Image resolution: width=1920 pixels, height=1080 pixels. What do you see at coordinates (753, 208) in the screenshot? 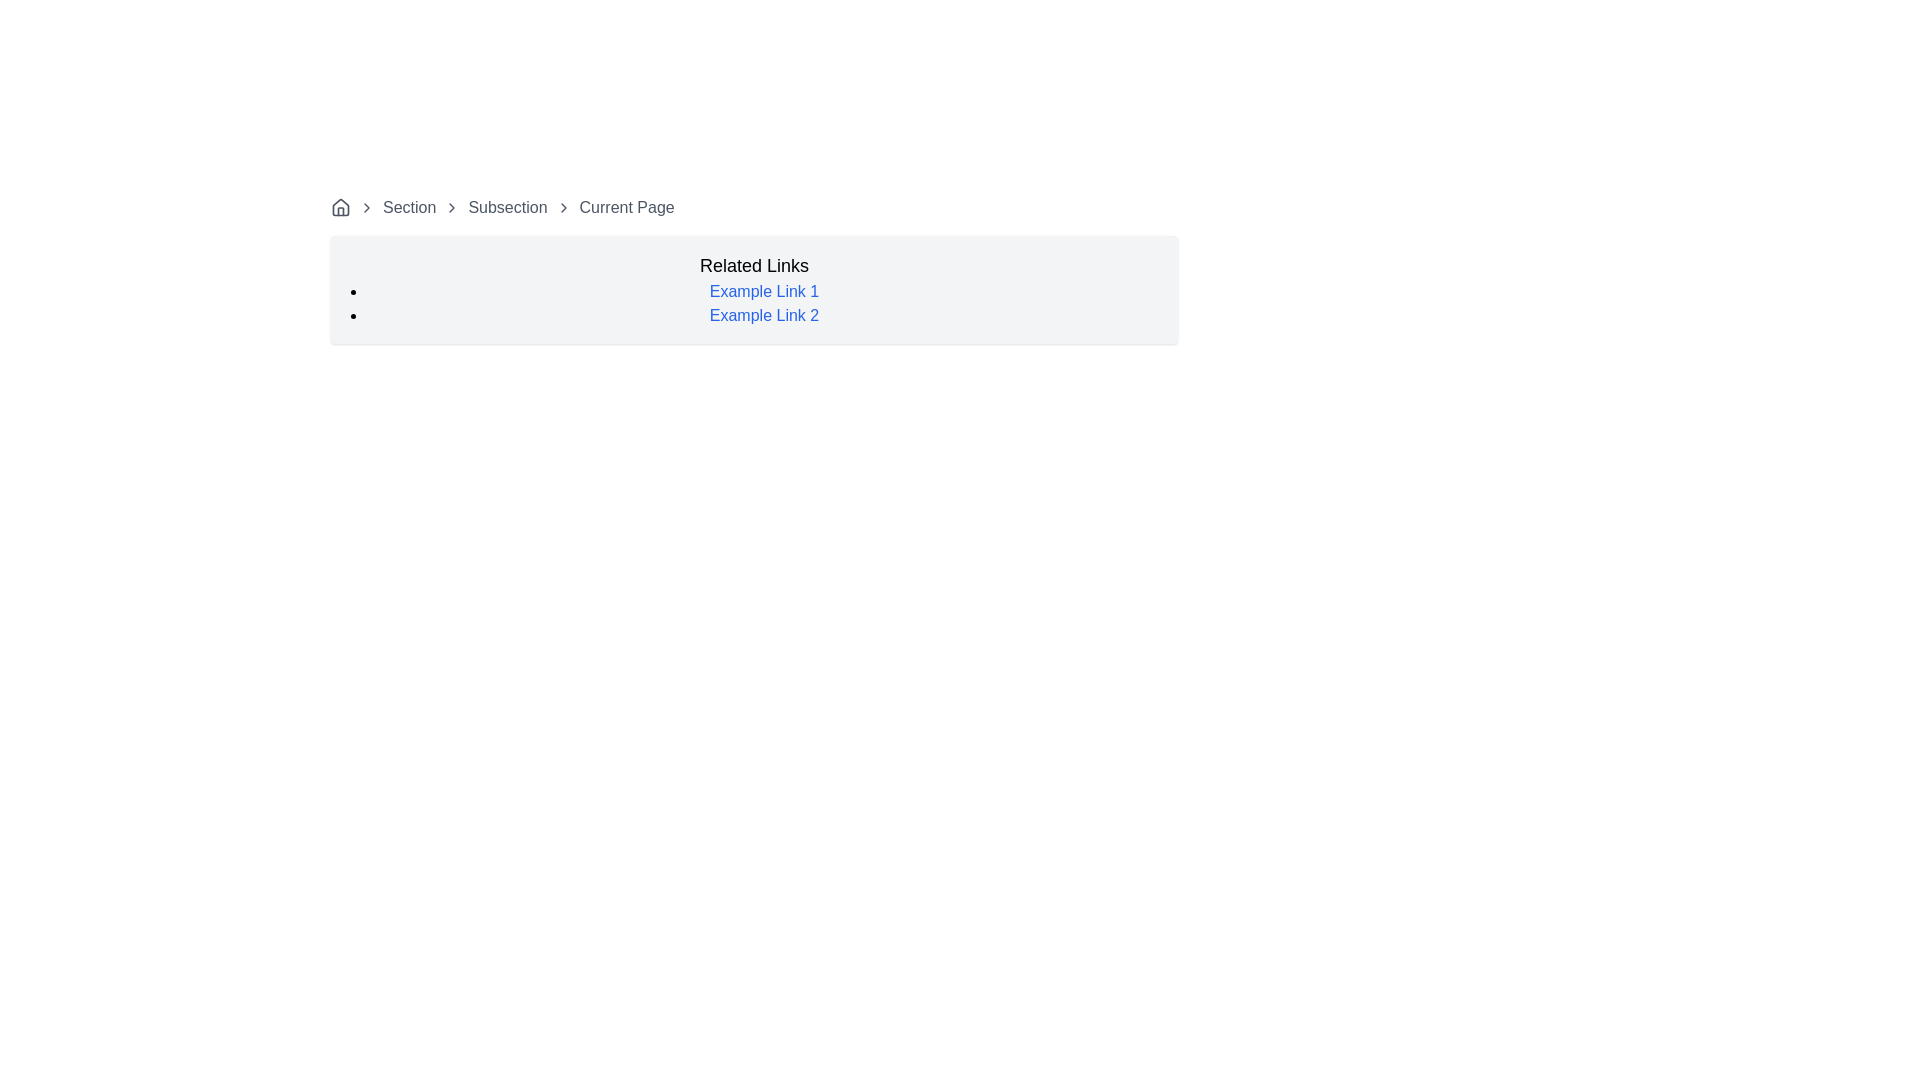
I see `the 'Section' link in the Breadcrumb navigation bar` at bounding box center [753, 208].